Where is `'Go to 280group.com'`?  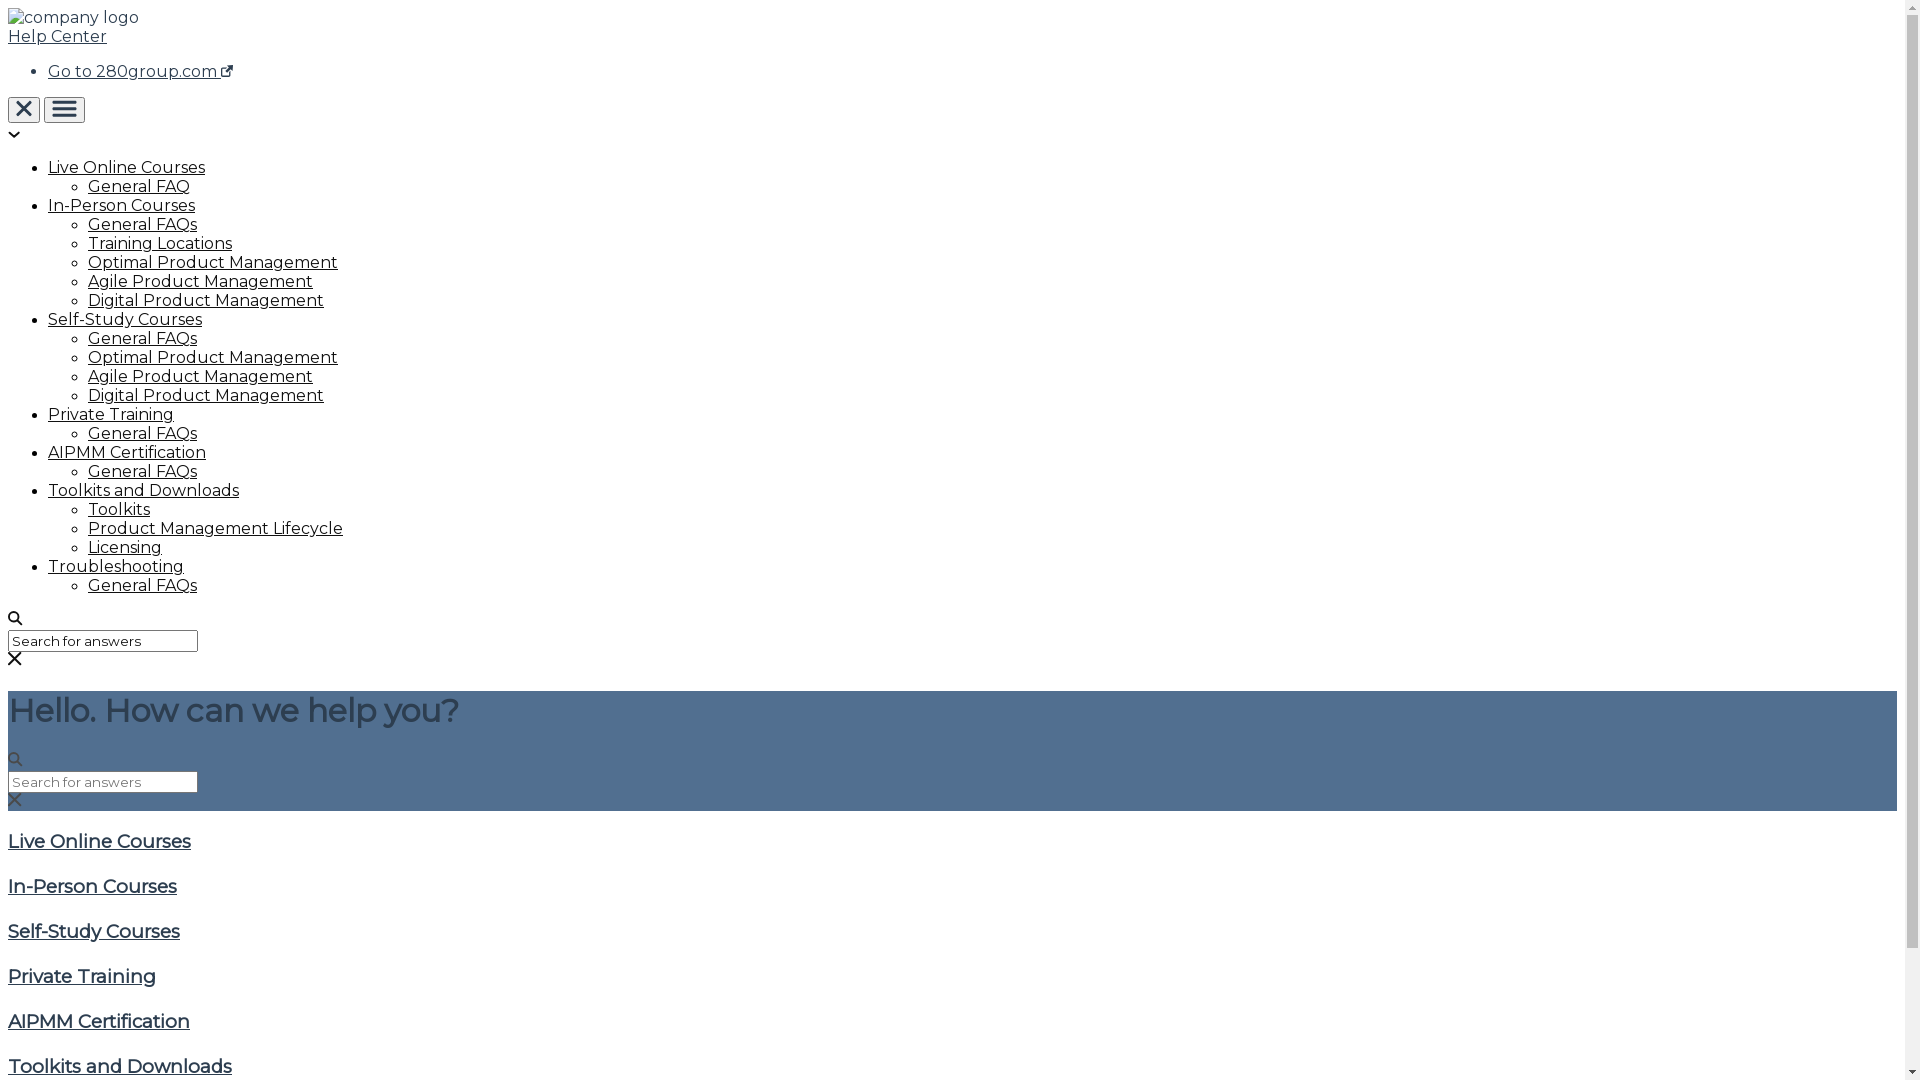 'Go to 280group.com' is located at coordinates (139, 70).